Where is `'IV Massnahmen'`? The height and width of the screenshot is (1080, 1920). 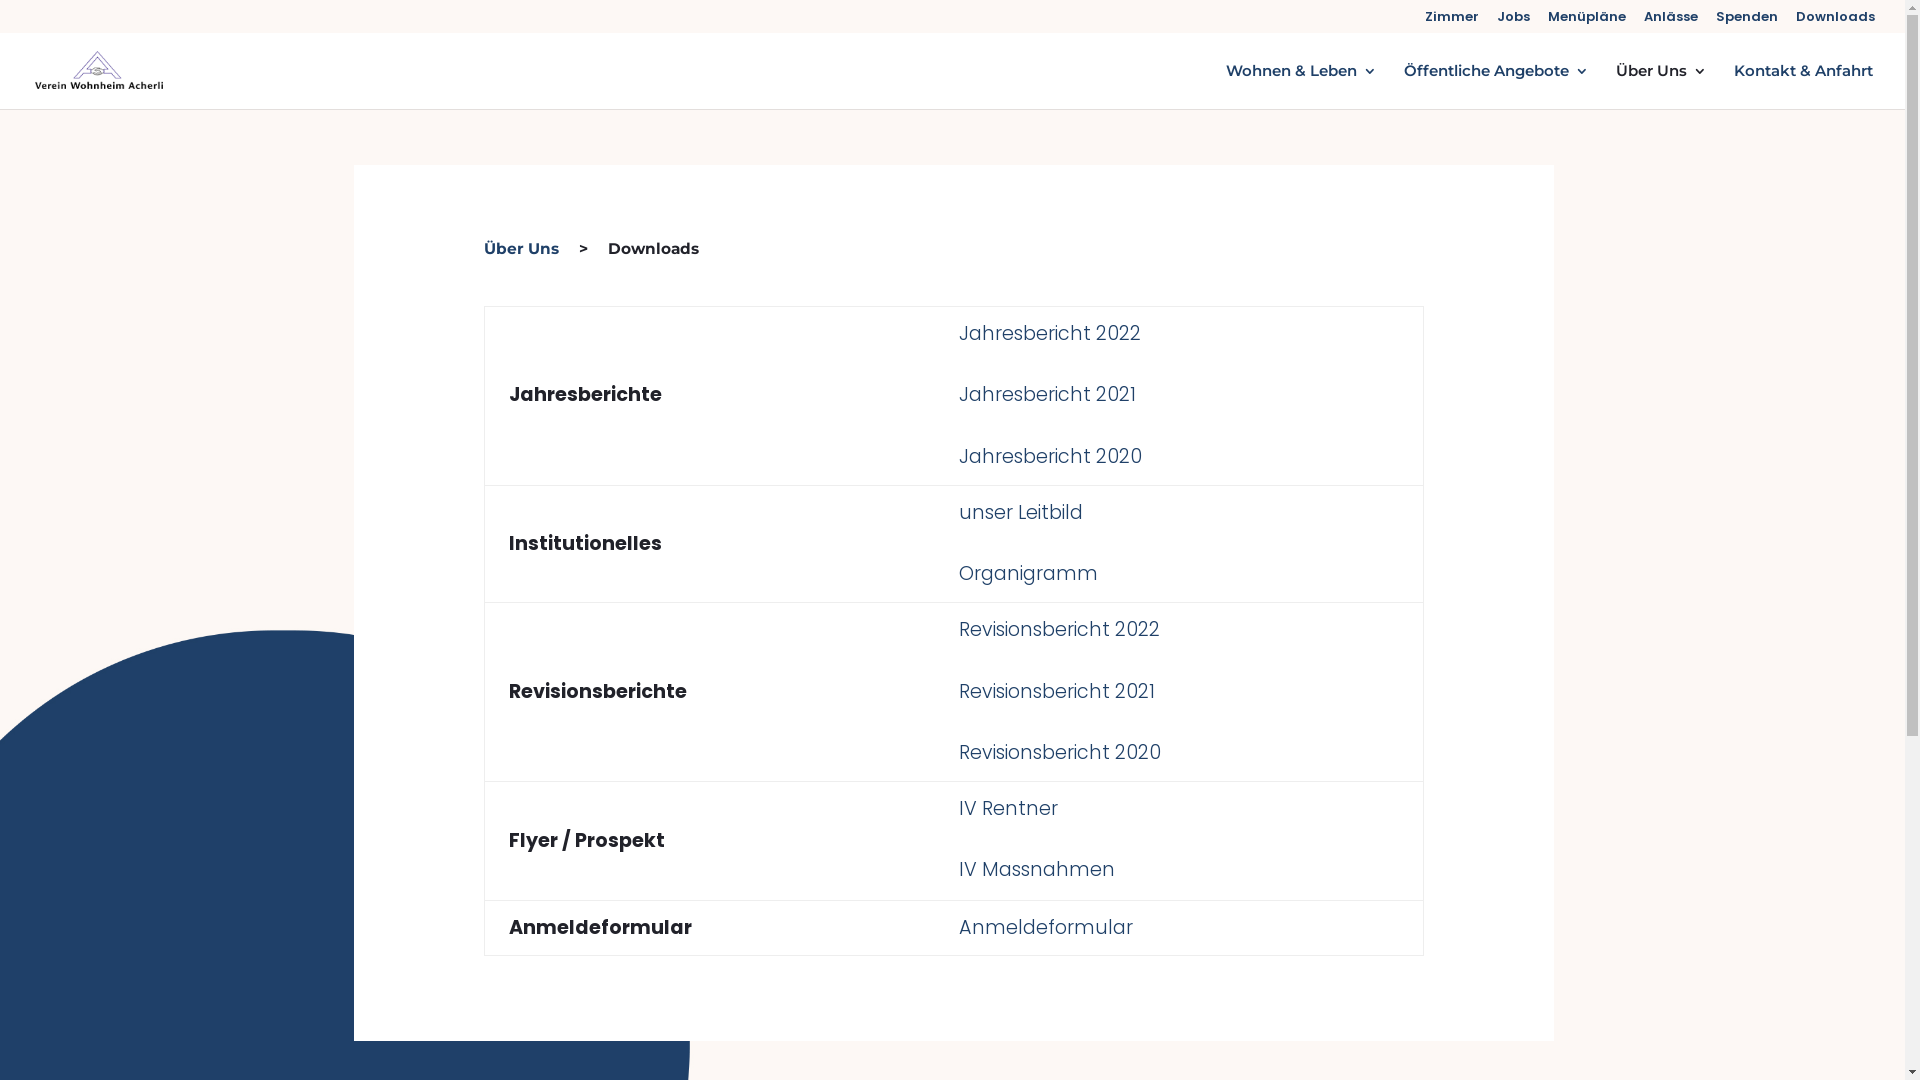 'IV Massnahmen' is located at coordinates (1036, 868).